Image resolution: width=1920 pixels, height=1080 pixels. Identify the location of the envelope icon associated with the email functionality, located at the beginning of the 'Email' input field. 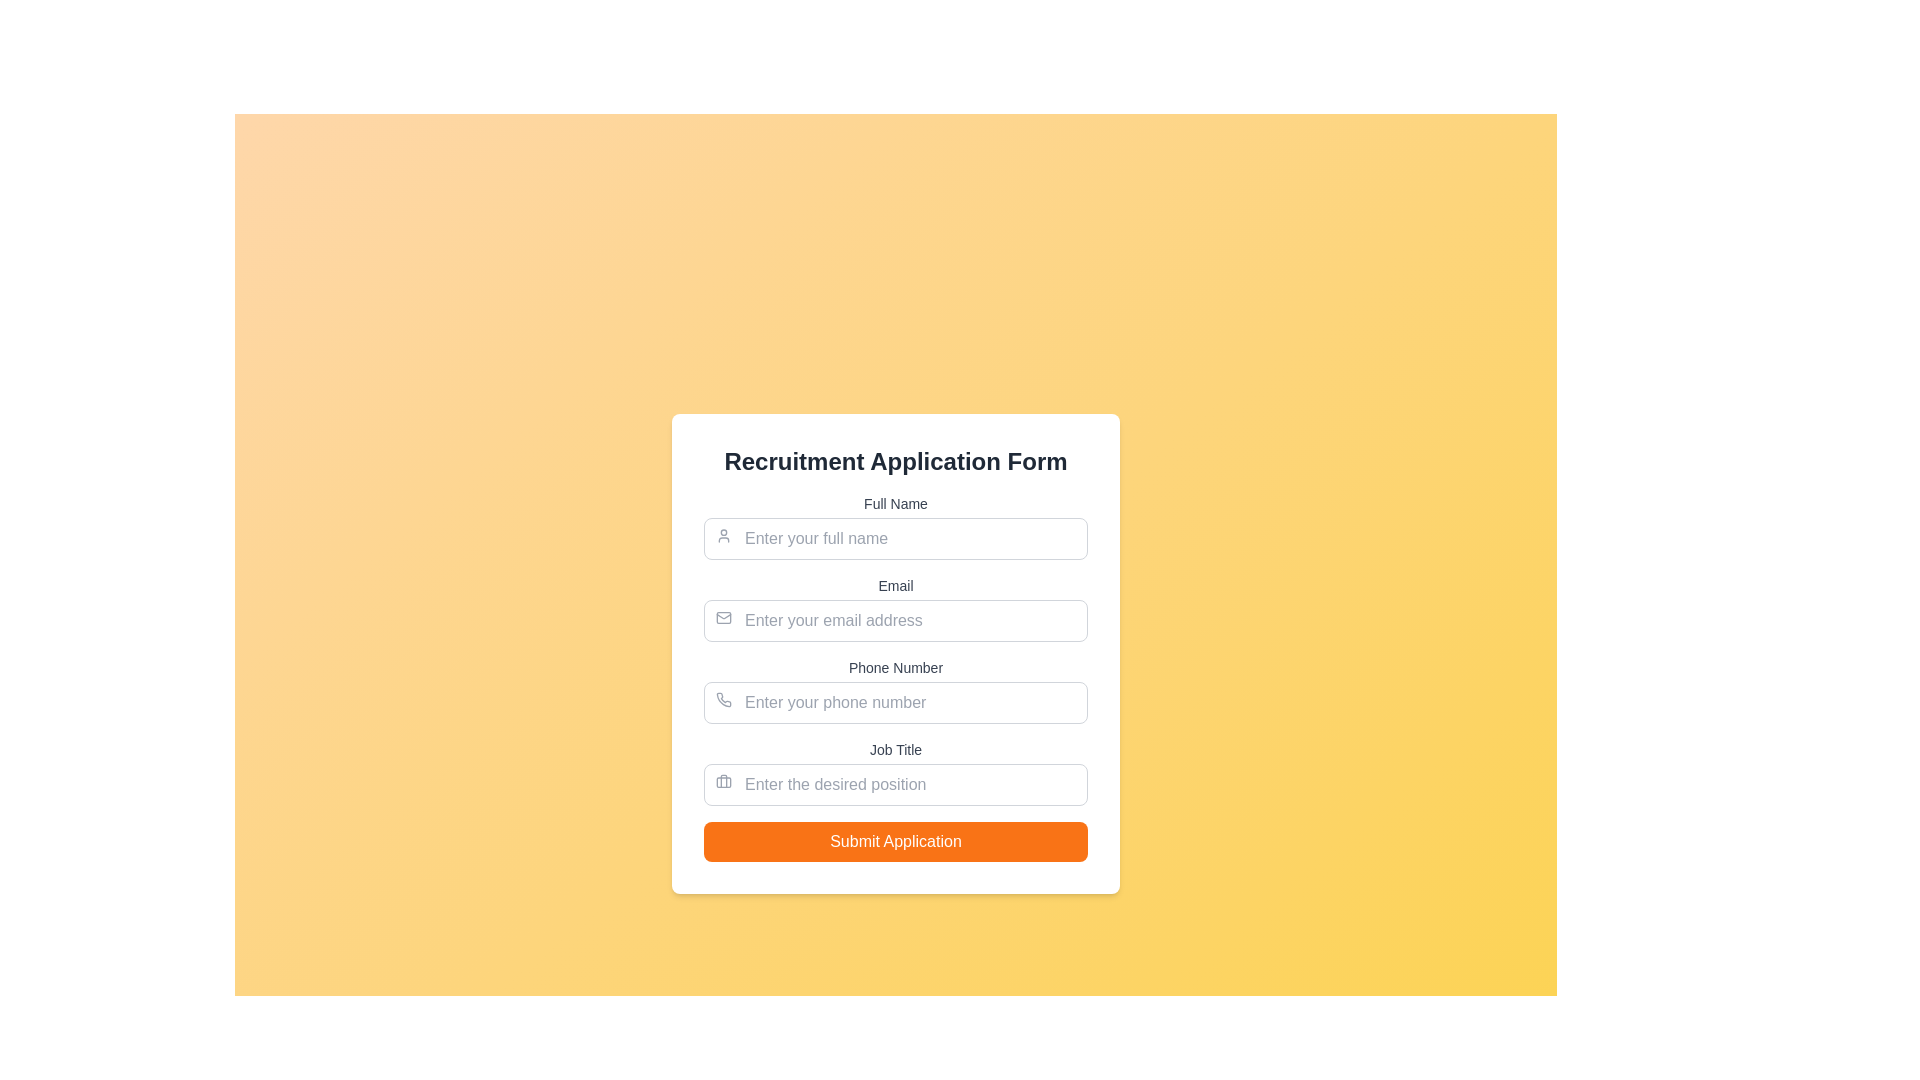
(723, 616).